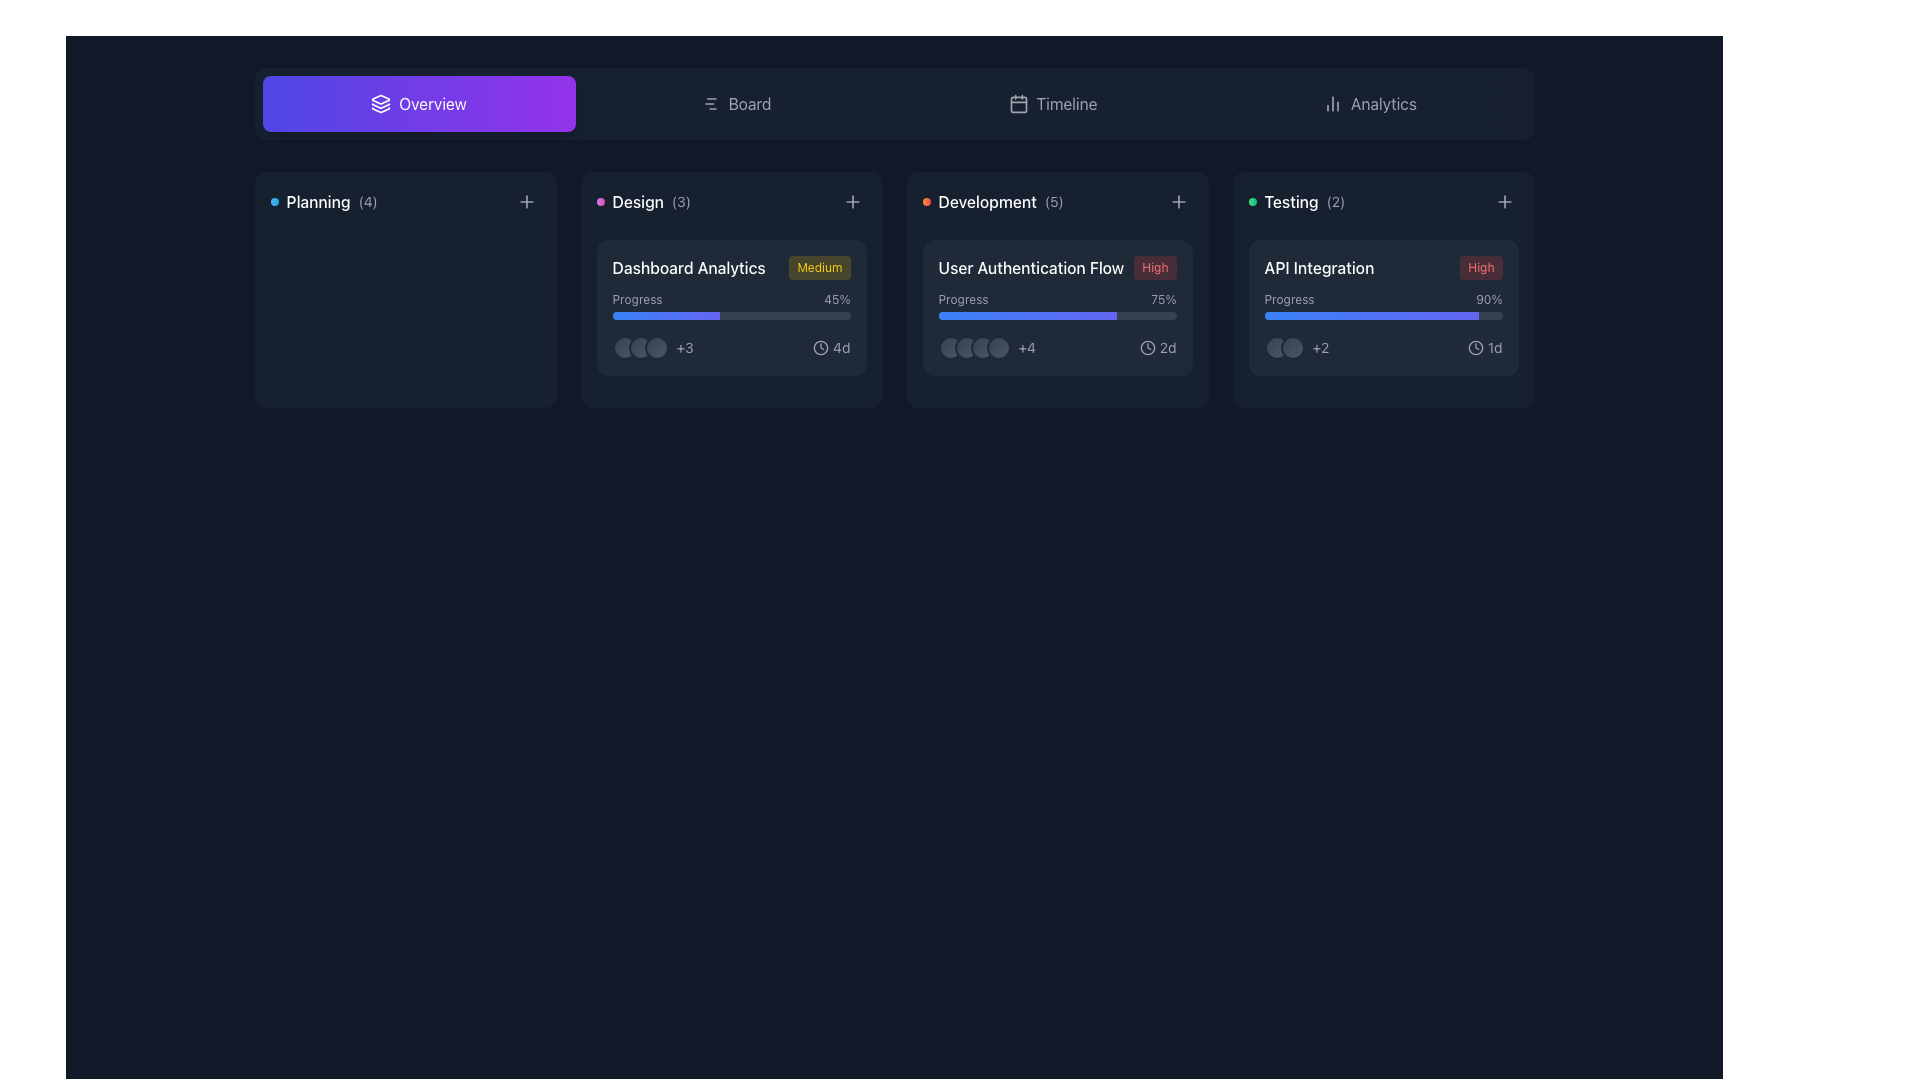 This screenshot has width=1920, height=1080. What do you see at coordinates (1504, 201) in the screenshot?
I see `the 'Add New Item' button located at the top-right corner of the Testing column header labeled 'Testing(2)'` at bounding box center [1504, 201].